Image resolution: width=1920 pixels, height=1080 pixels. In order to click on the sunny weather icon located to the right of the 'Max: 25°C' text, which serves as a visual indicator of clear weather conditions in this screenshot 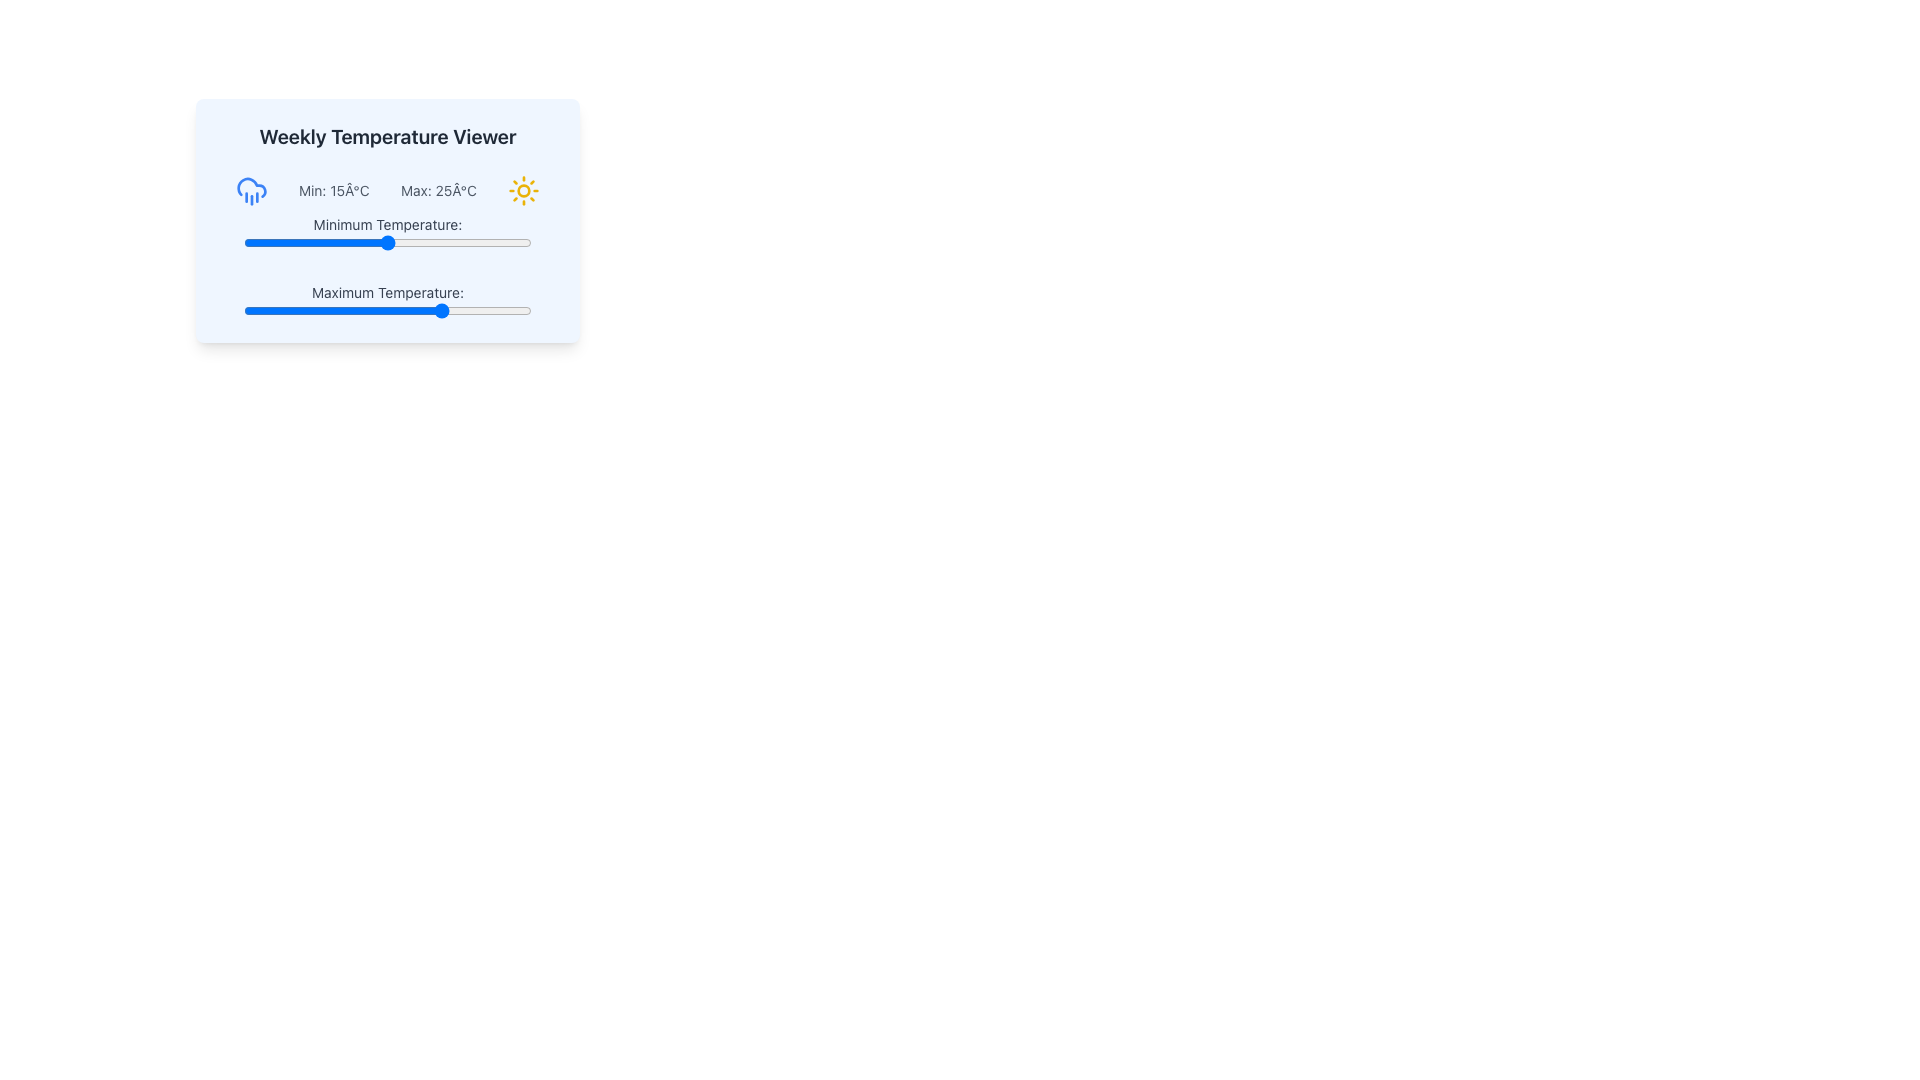, I will do `click(524, 191)`.